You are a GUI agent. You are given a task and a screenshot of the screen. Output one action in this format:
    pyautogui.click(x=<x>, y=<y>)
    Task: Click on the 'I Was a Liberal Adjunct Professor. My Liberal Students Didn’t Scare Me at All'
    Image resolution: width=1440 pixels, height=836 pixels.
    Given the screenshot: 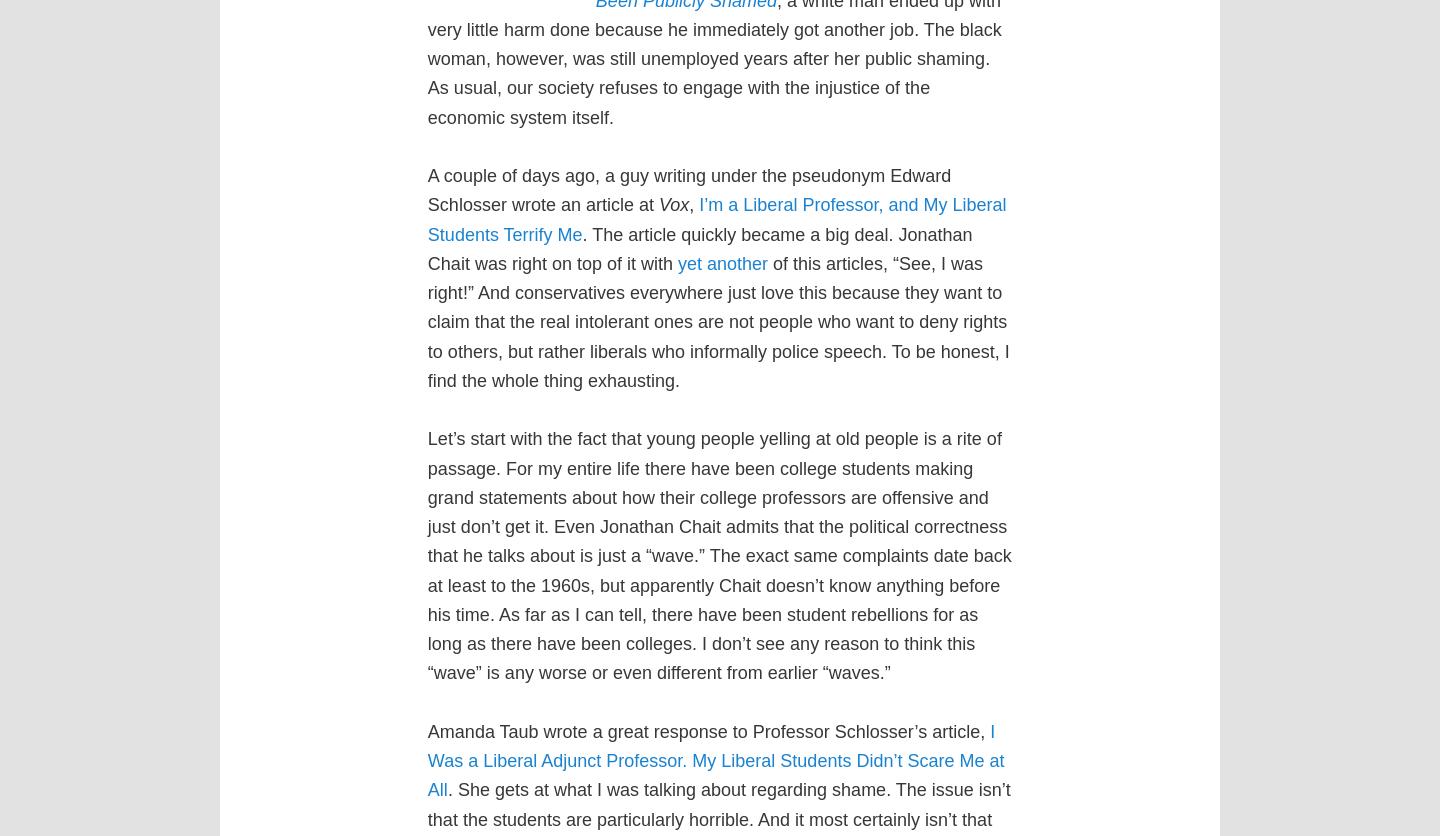 What is the action you would take?
    pyautogui.click(x=715, y=759)
    